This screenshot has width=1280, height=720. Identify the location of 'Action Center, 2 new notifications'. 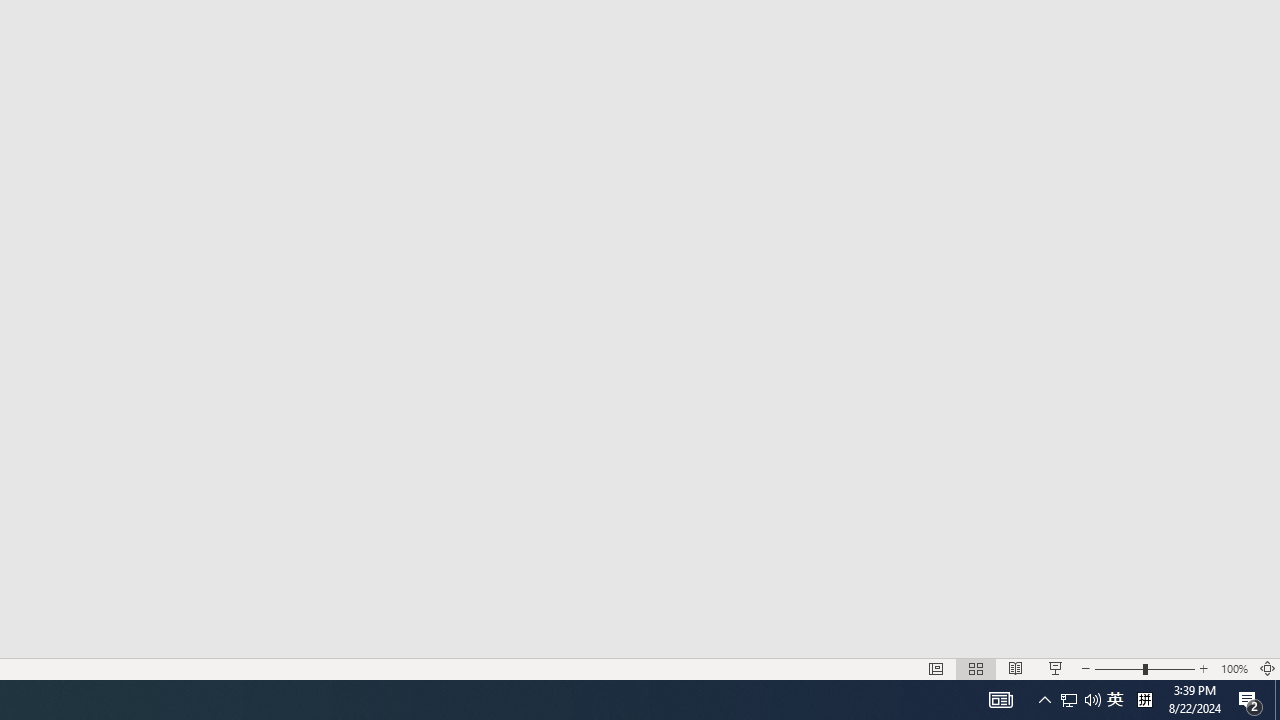
(1250, 698).